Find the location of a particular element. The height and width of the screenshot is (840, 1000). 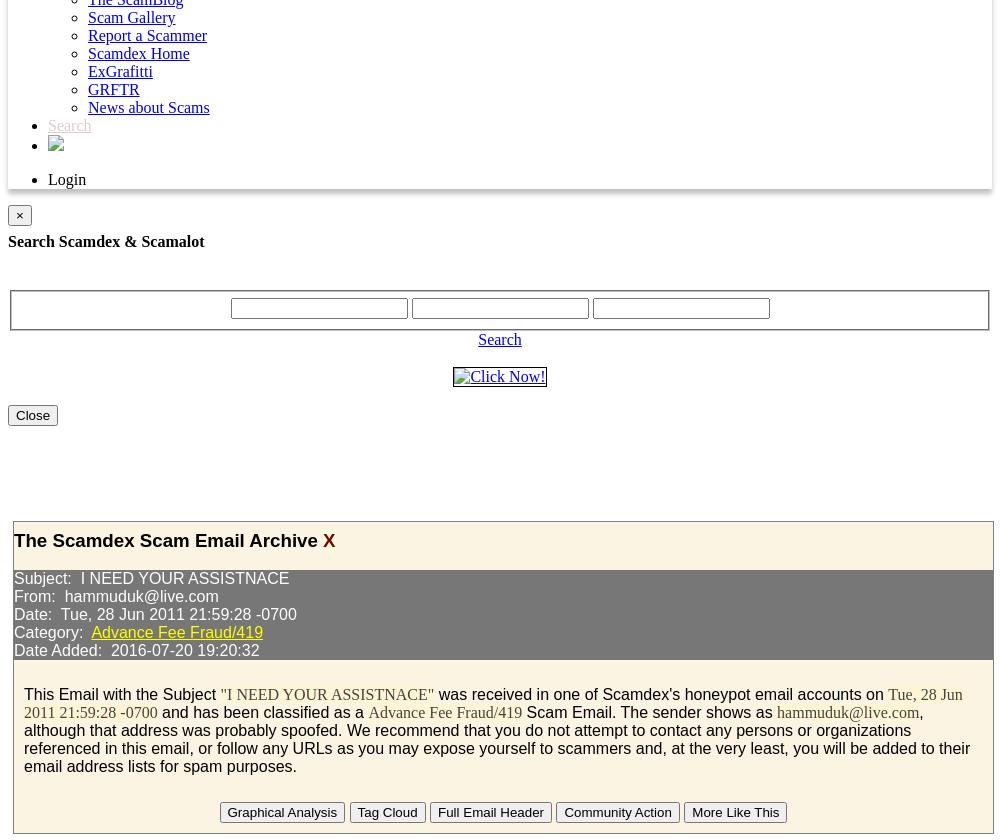

'was
           received in one of Scamdex's honeypot email accounts on' is located at coordinates (434, 694).